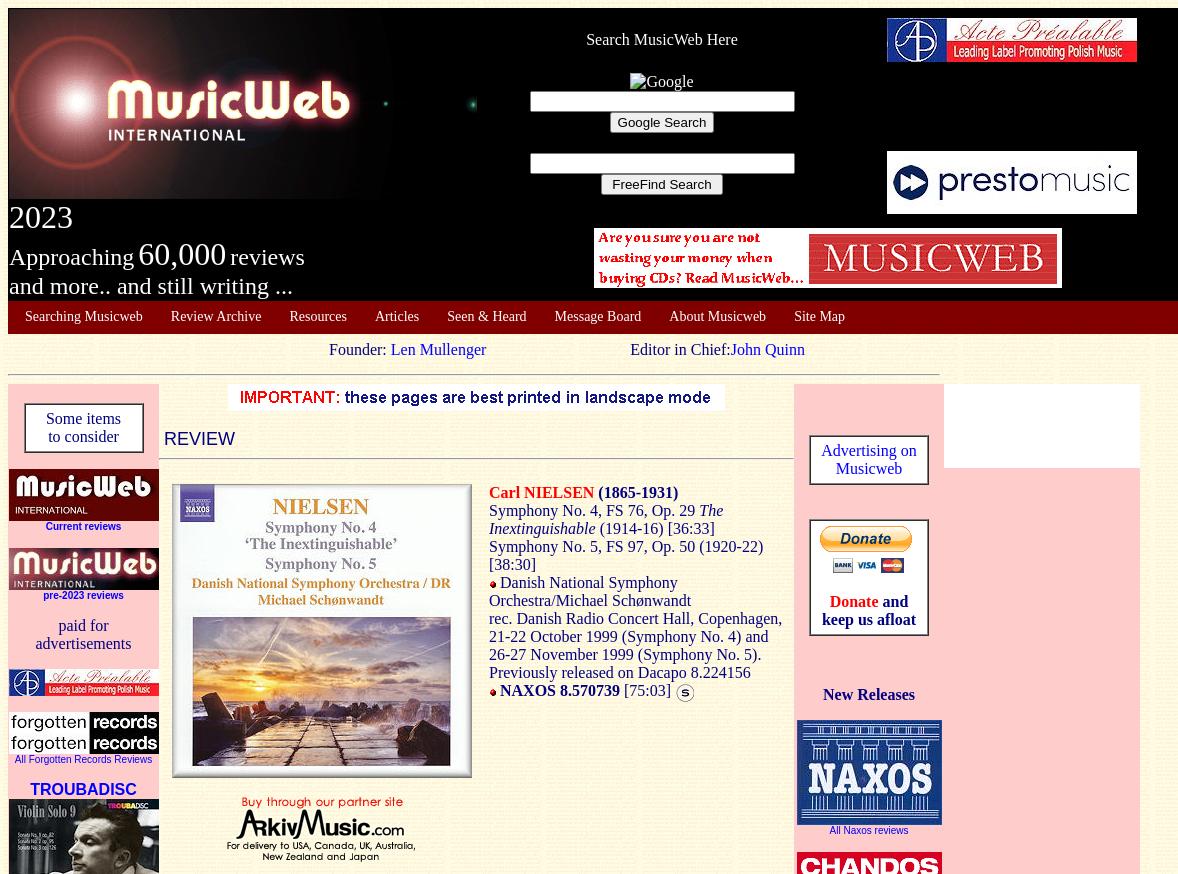  What do you see at coordinates (58, 396) in the screenshot?
I see `'Contributors'` at bounding box center [58, 396].